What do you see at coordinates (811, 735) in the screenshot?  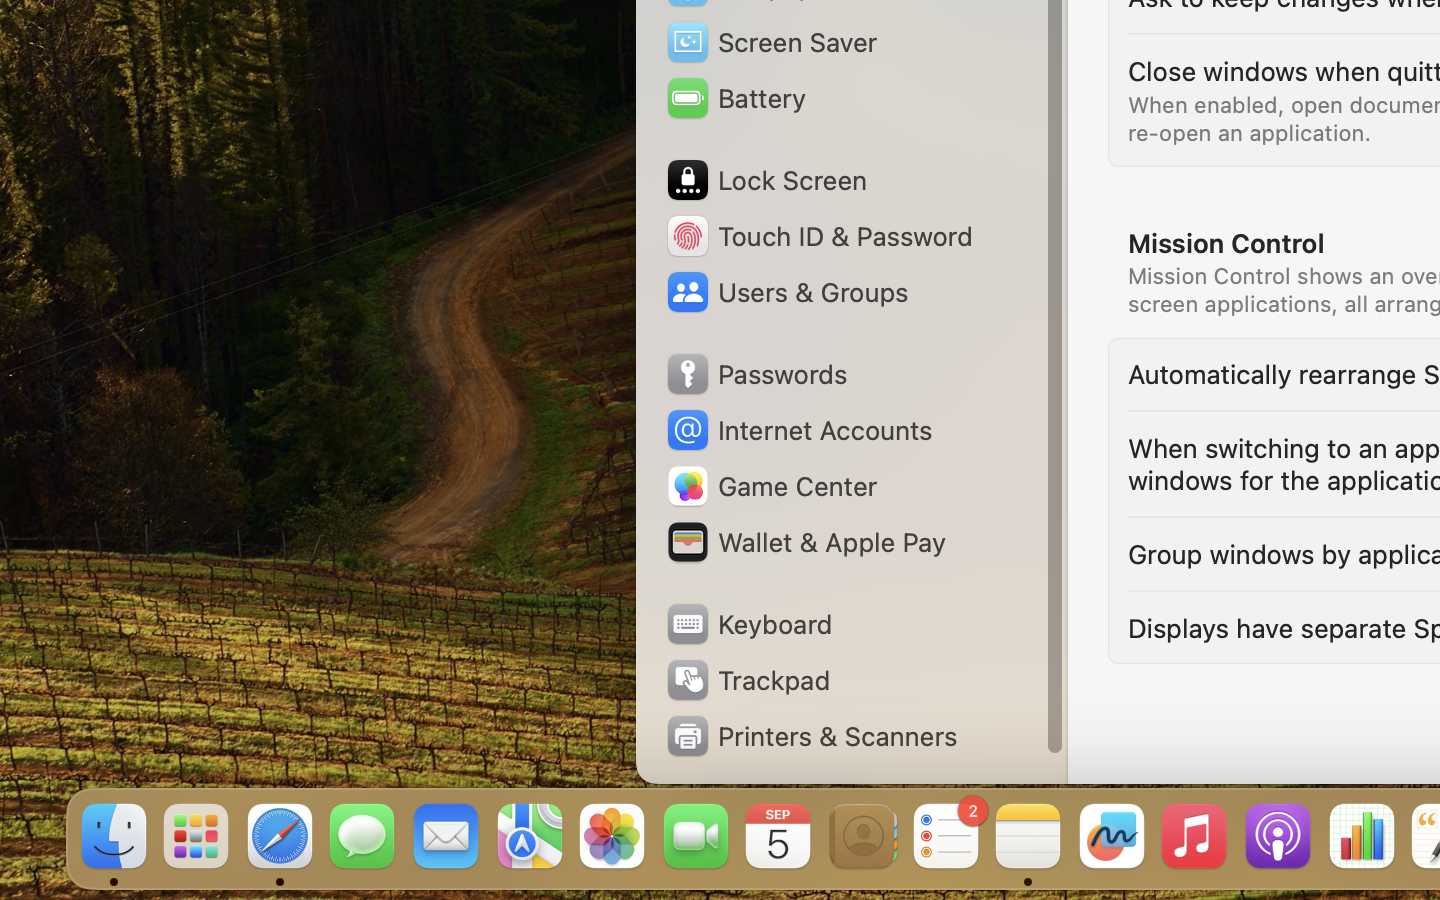 I see `'Printers & Scanners'` at bounding box center [811, 735].